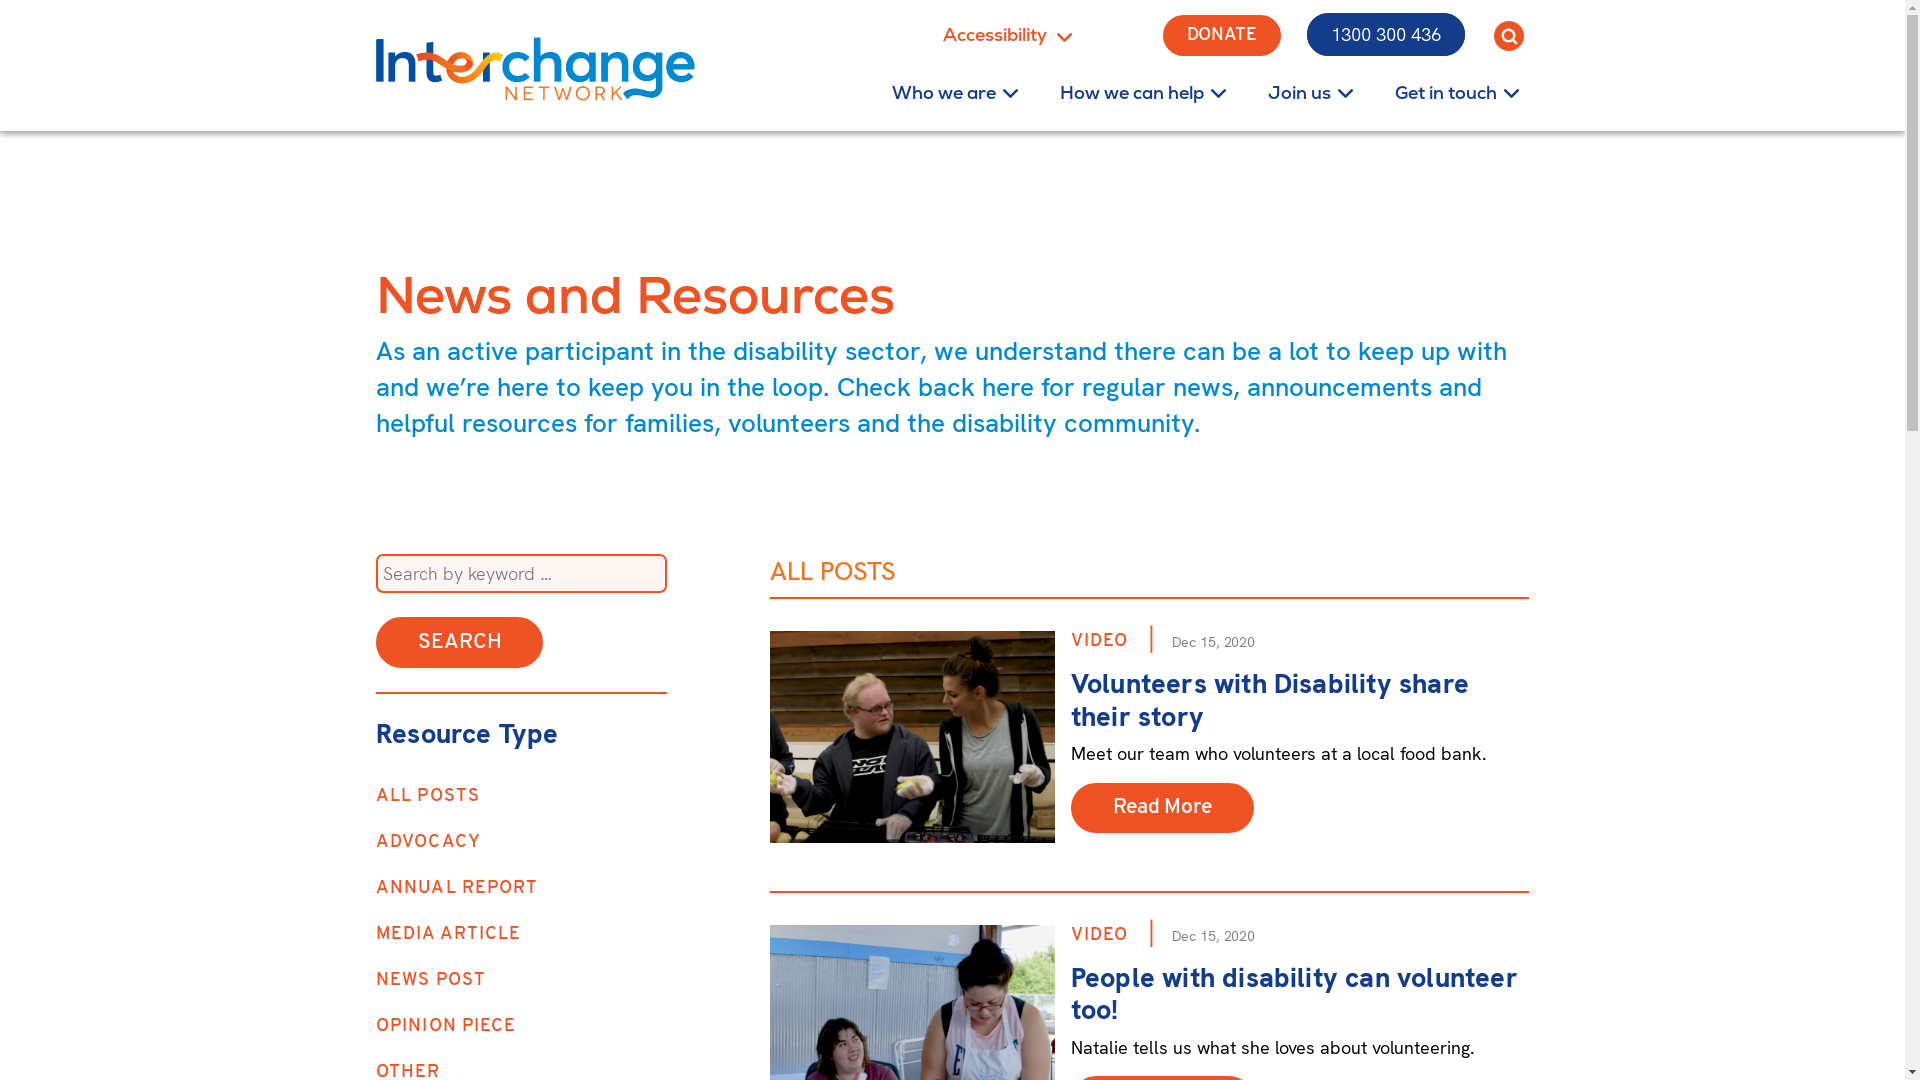 The height and width of the screenshot is (1080, 1920). Describe the element at coordinates (427, 842) in the screenshot. I see `'ADVOCACY'` at that location.